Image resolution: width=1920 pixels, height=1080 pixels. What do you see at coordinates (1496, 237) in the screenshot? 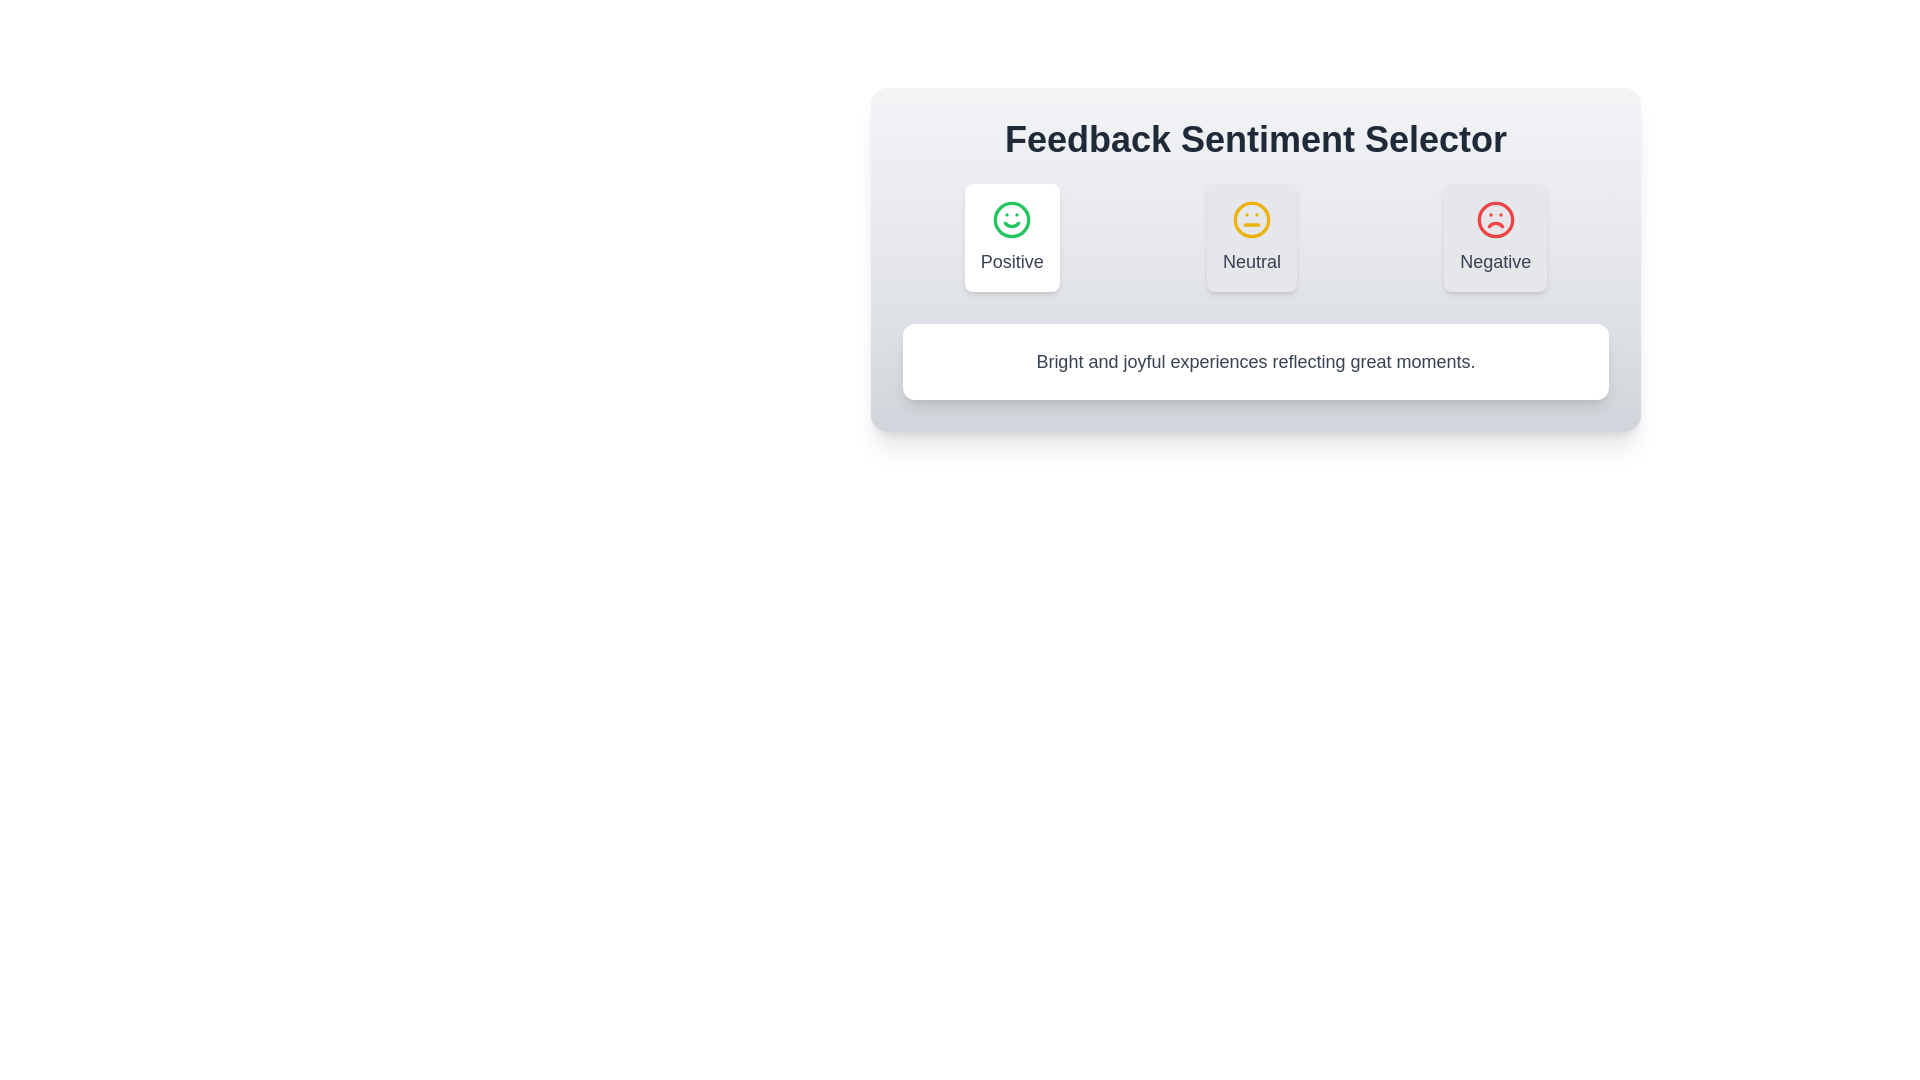
I see `the Negative tab` at bounding box center [1496, 237].